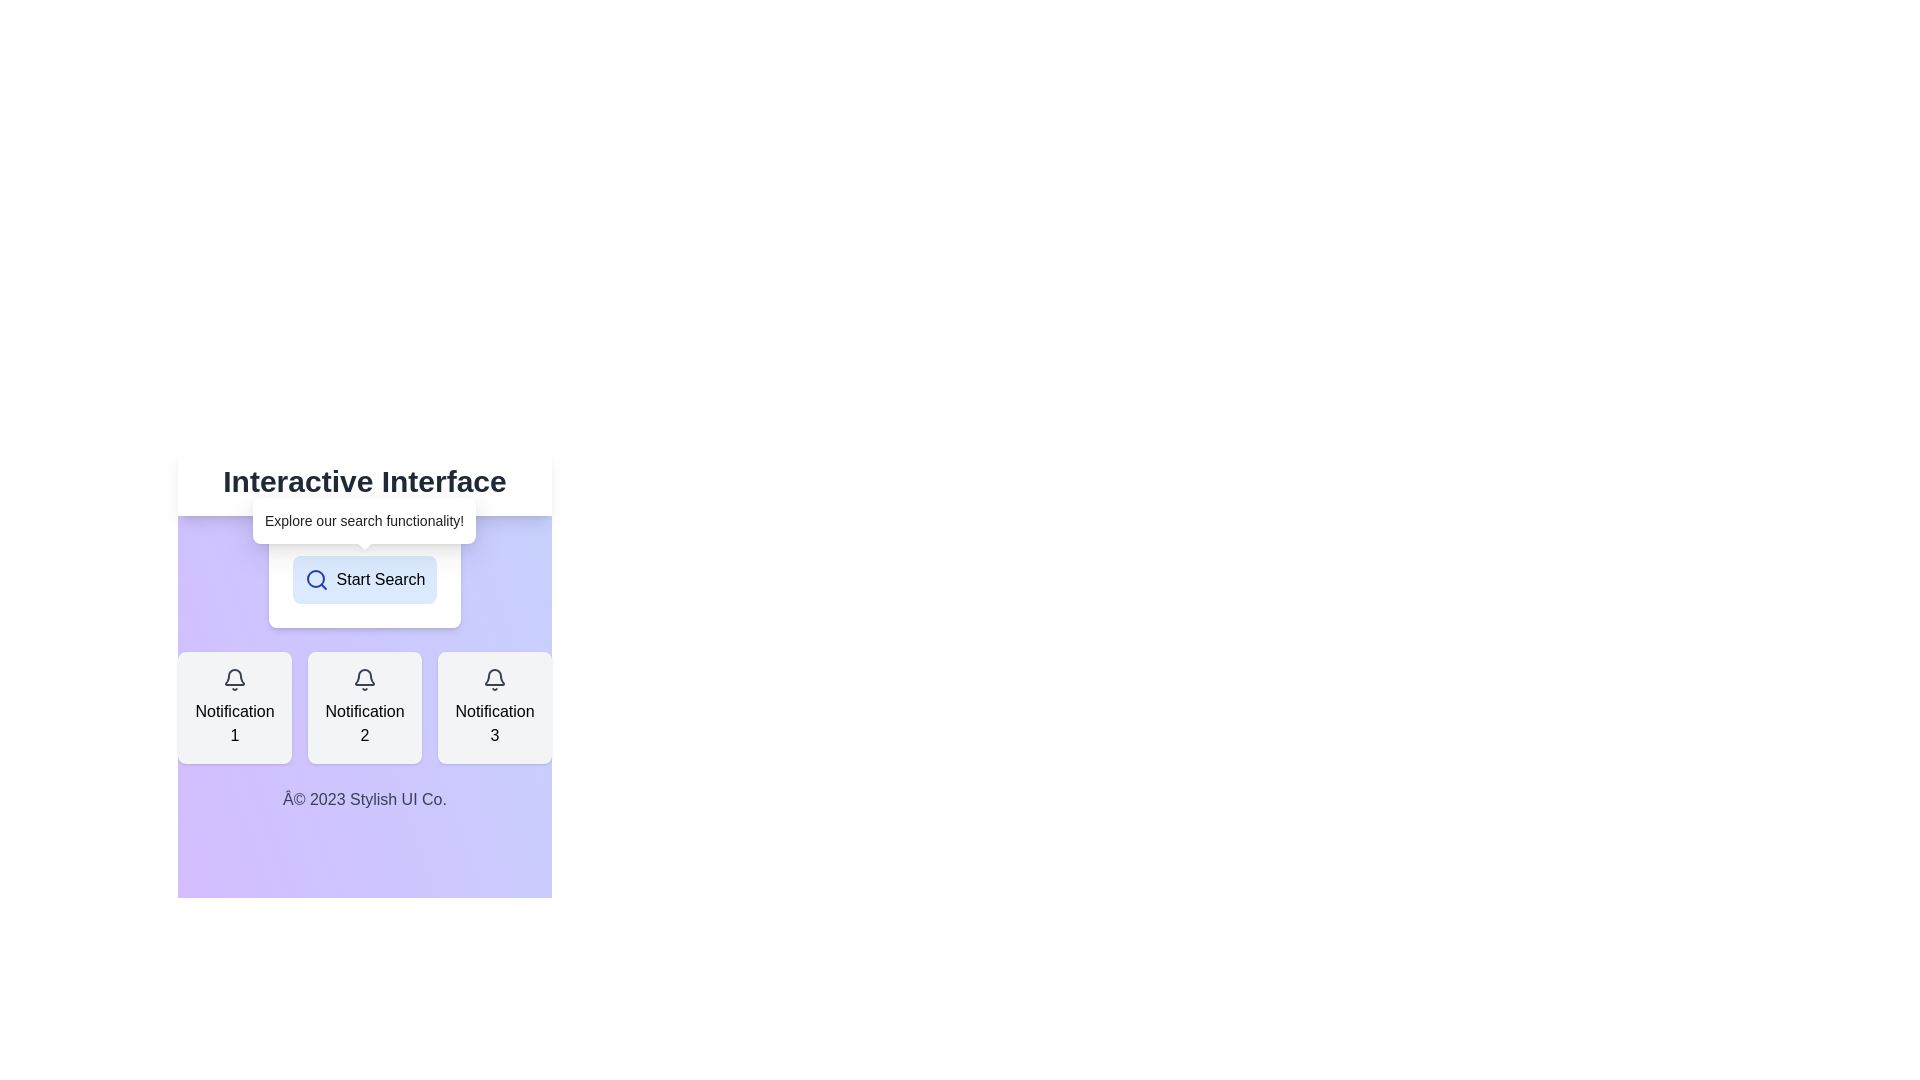  I want to click on the text display element that shows '© 2023 Stylish UI Co.' positioned at the bottom center of the interface, so click(364, 798).